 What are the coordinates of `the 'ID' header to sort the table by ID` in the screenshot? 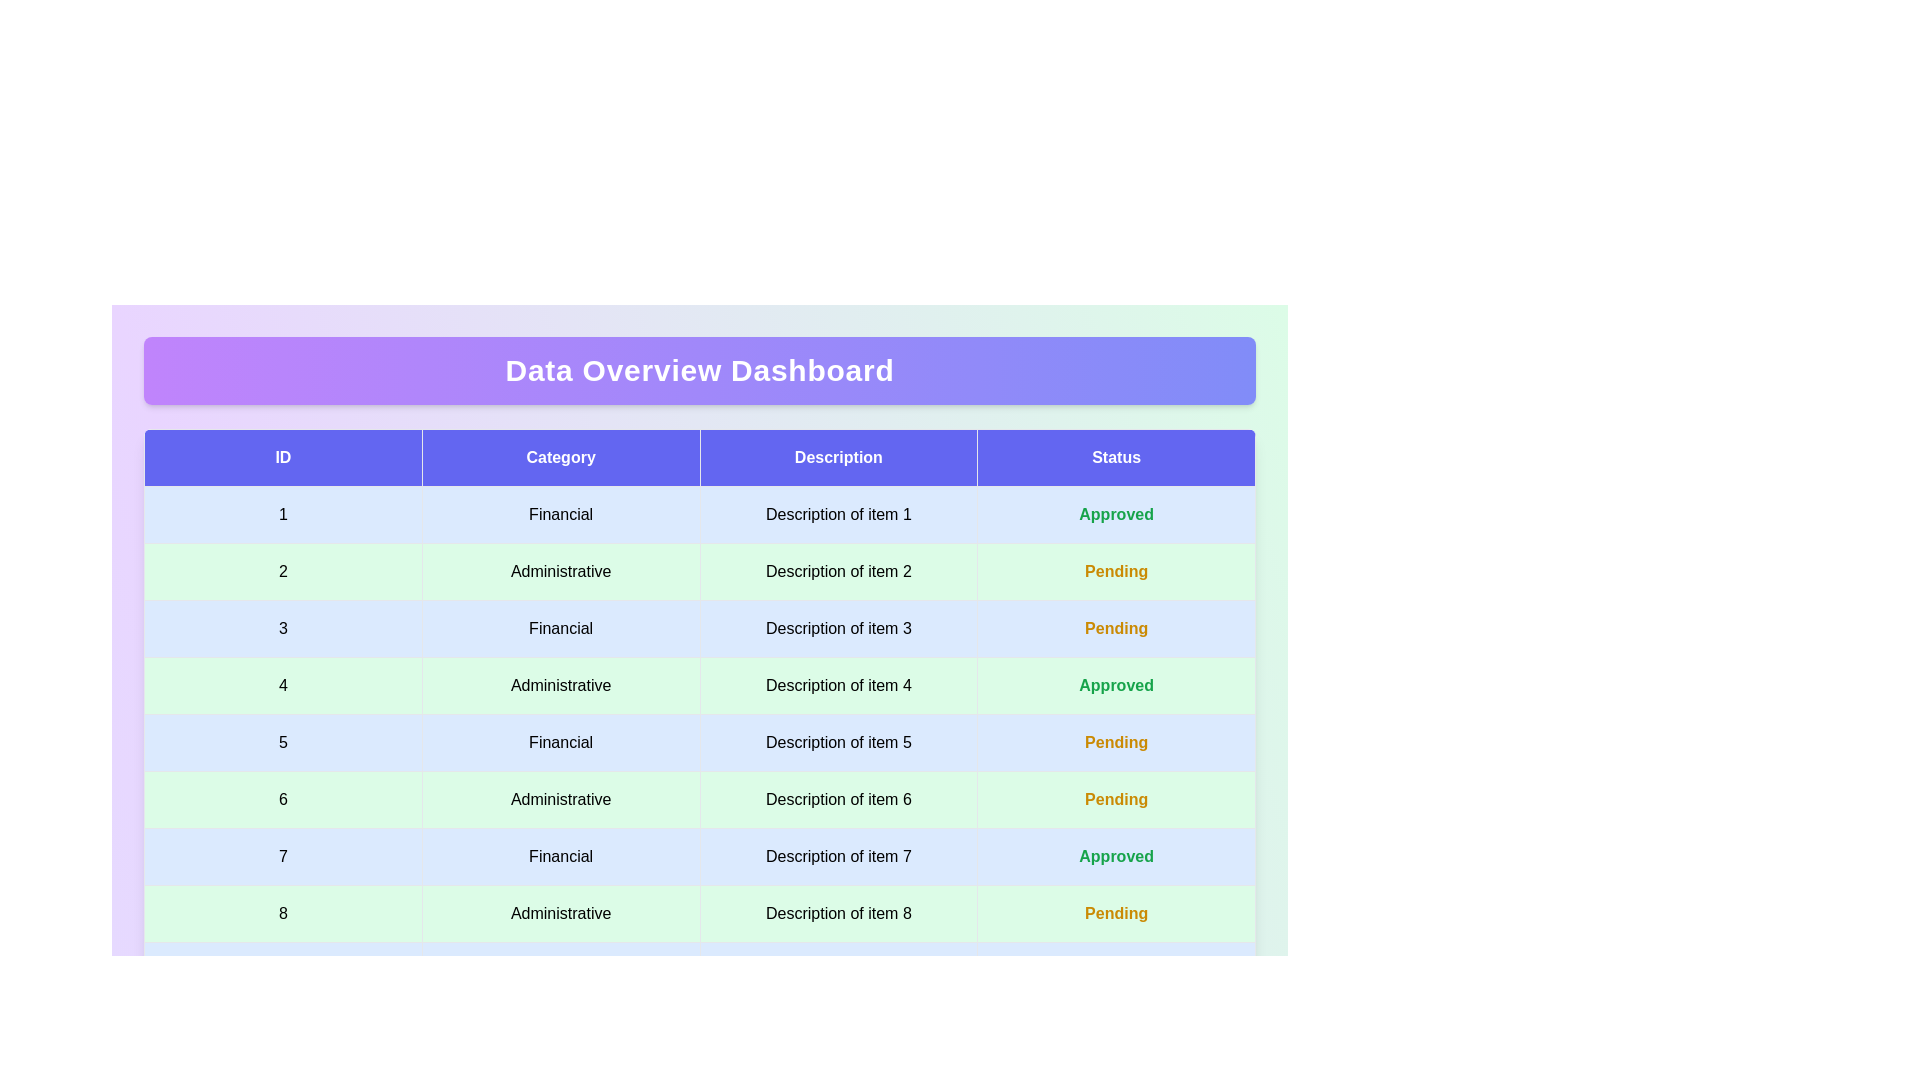 It's located at (282, 458).